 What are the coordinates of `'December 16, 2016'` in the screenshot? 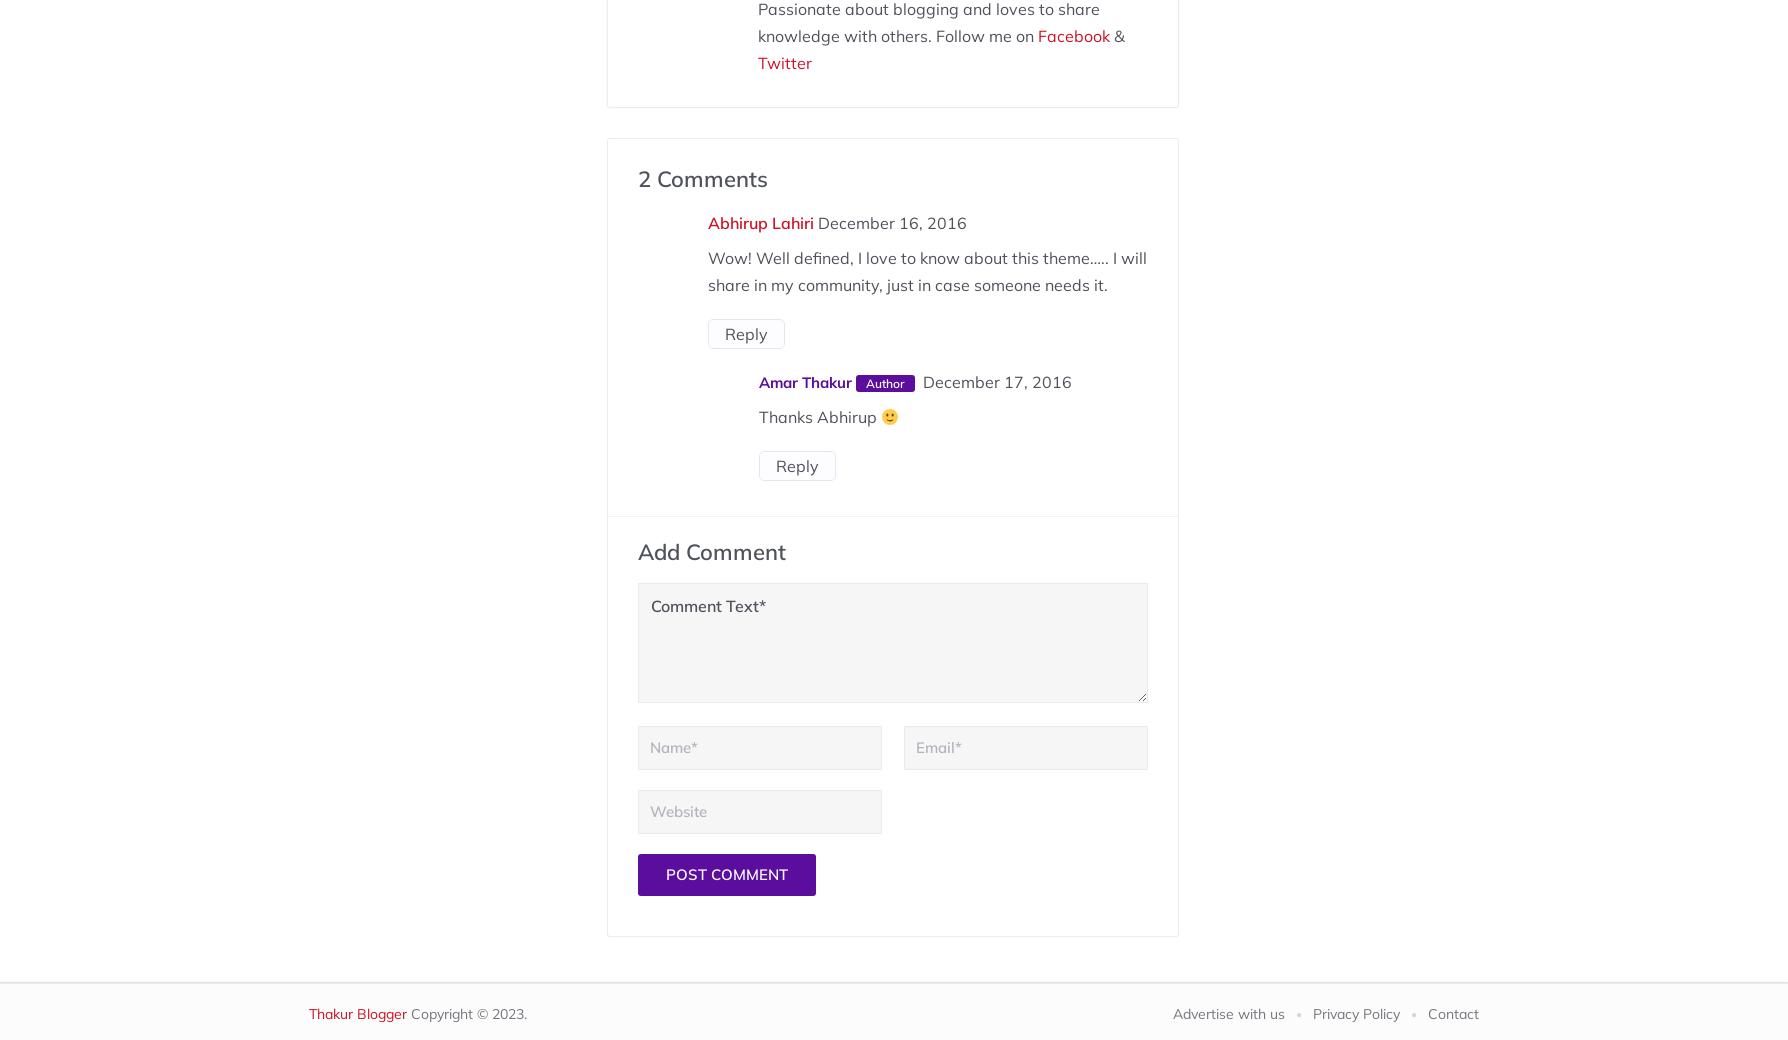 It's located at (890, 222).